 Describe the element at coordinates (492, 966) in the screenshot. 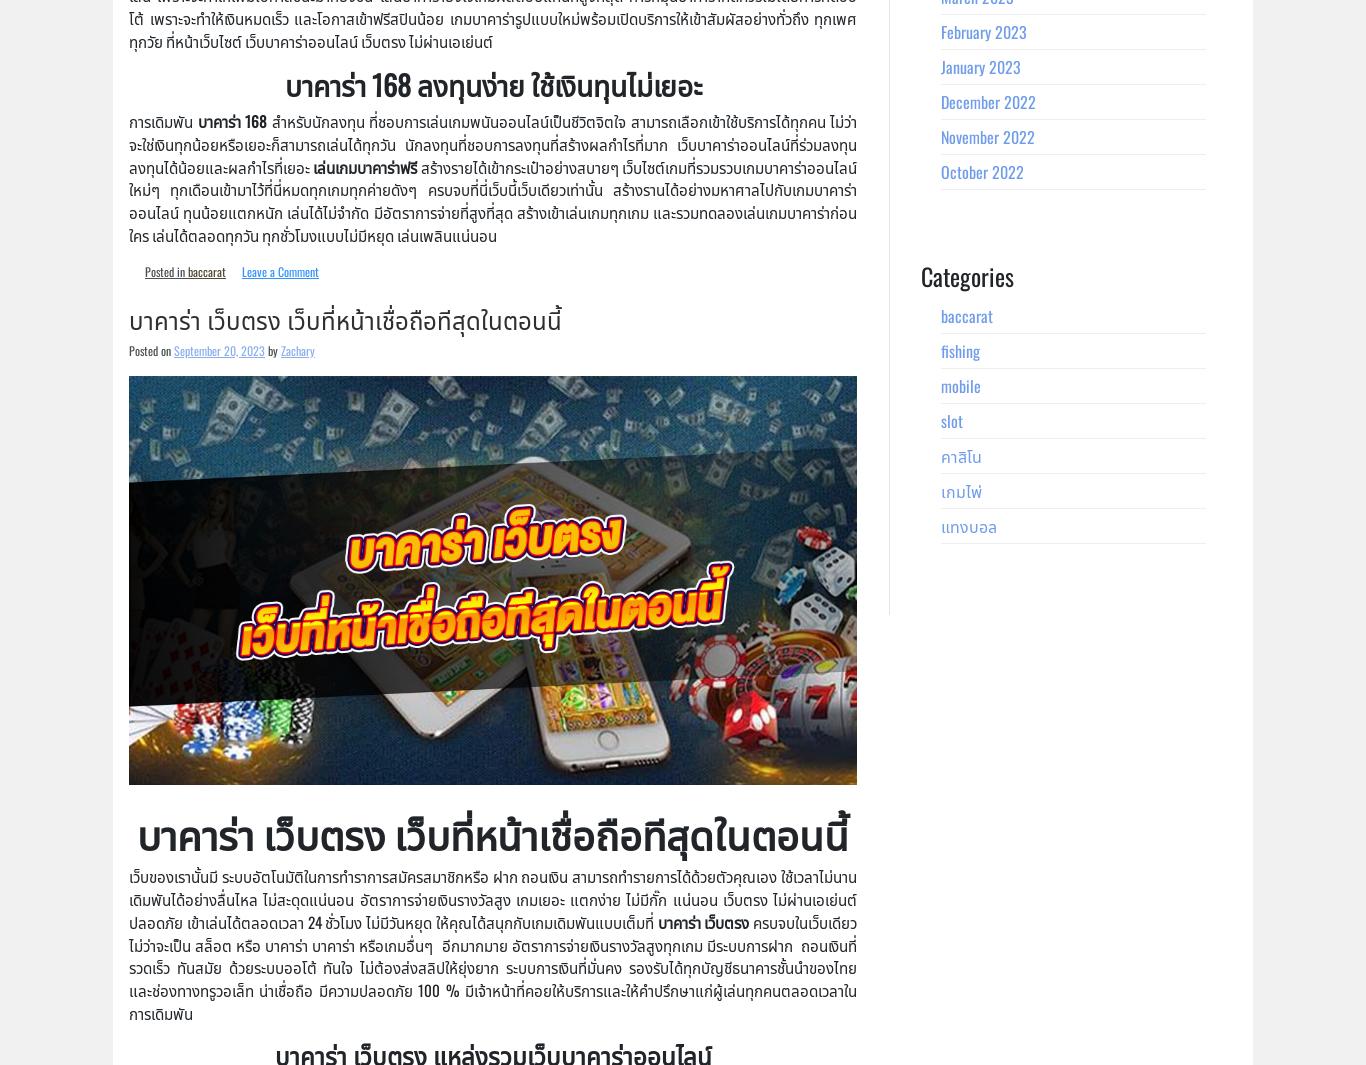

I see `'ครบจบในเว็บเดียว ไม่ว่าจะเป็น สล็อต หรือ บาคาร่า บาคาร่า หรือเกมอื่นๆ  อีกมากมาย อัตราการจ่ายเงินรางวัลสูงทุกเกม มีระบบการฝาก  ถอนเงินที่รวดเร็ว ทันสมัย ด้วยระบบออโต้ ทันใจ ไม่ต้องส่งสลิปให้ยุ่งยาก ระบบการเงินที่มั่นคง รองรับได้ทุกบัญชีธนาคารชั้นนำของไทย และช่องทางทรูวอเล็ท น่าเชื่อถือ มีความปลอดภัย 100 % มีเจ้าหน้าที่คอยให้บริการและให้คำปรึกษาแก่ผู้เล่นทุกคนตลอดเวลาในการเดิมพัน'` at that location.